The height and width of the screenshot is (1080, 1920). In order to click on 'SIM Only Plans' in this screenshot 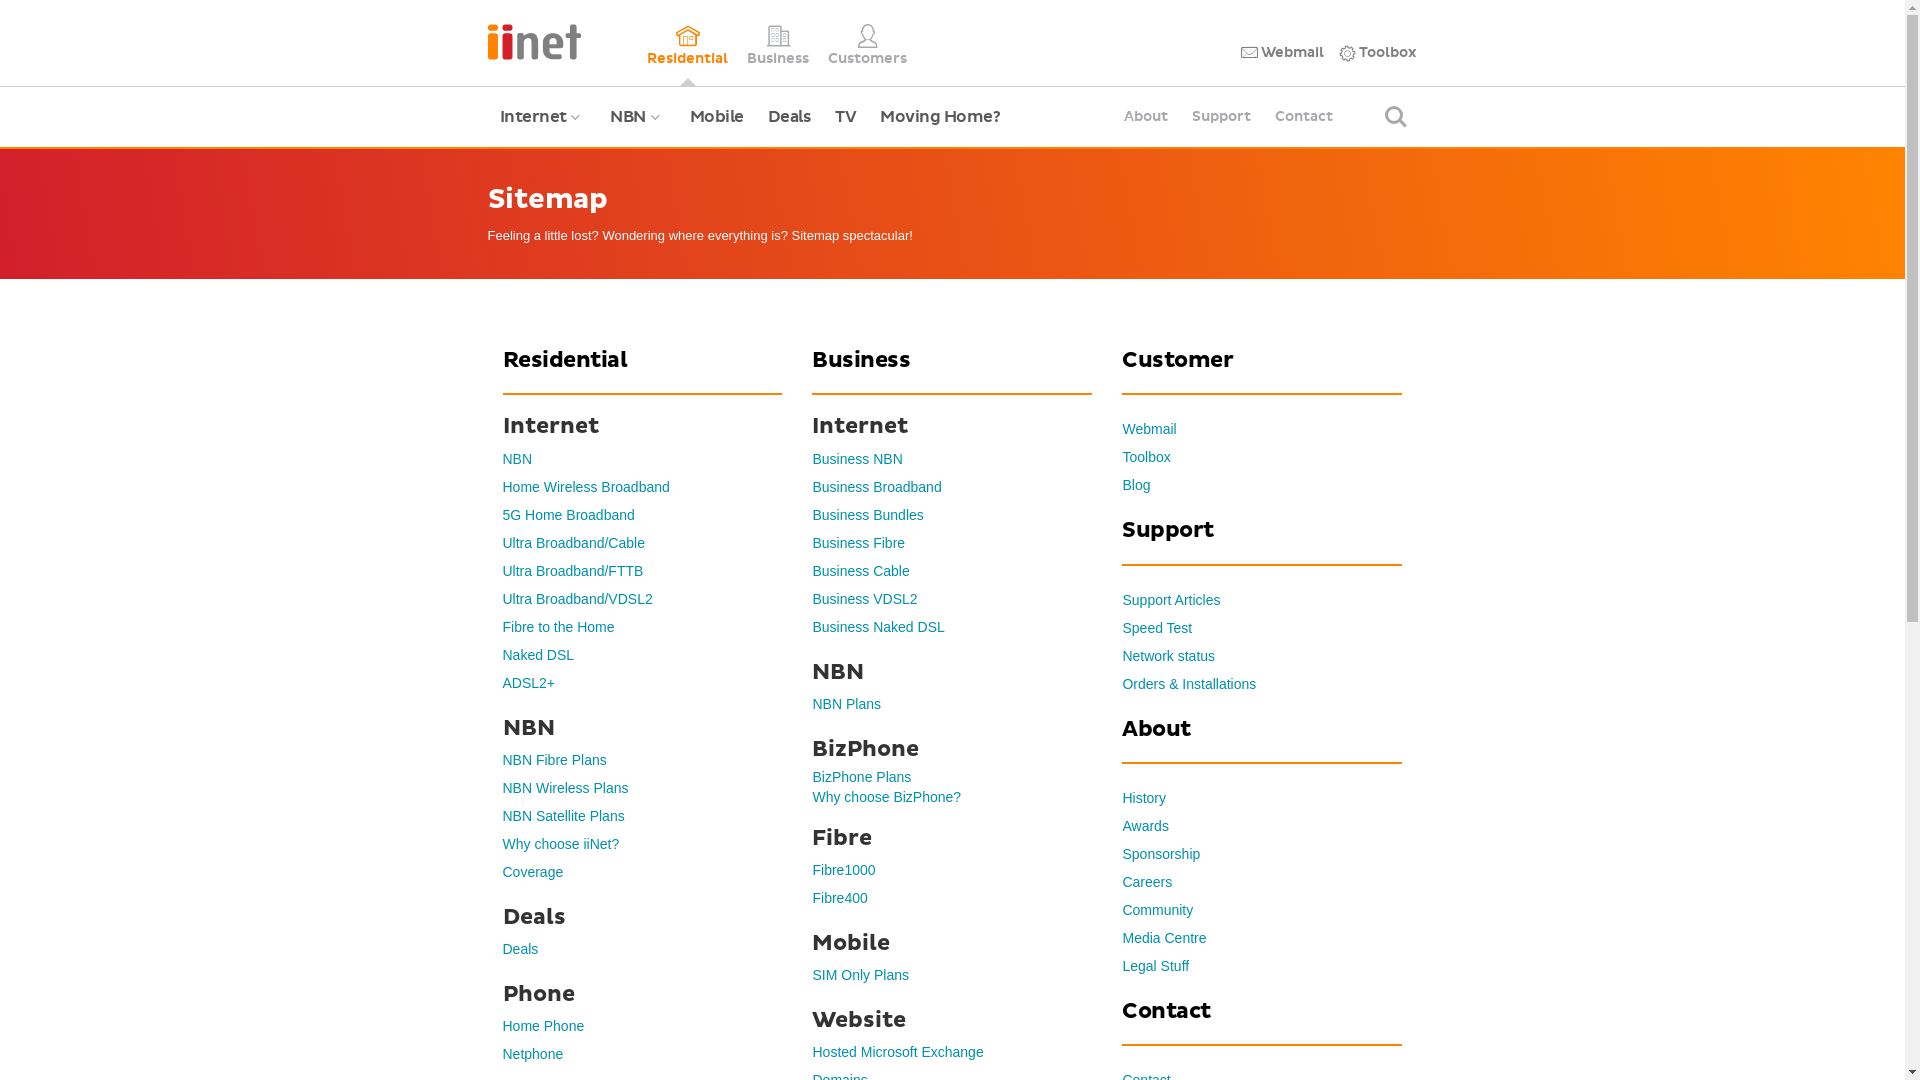, I will do `click(859, 974)`.